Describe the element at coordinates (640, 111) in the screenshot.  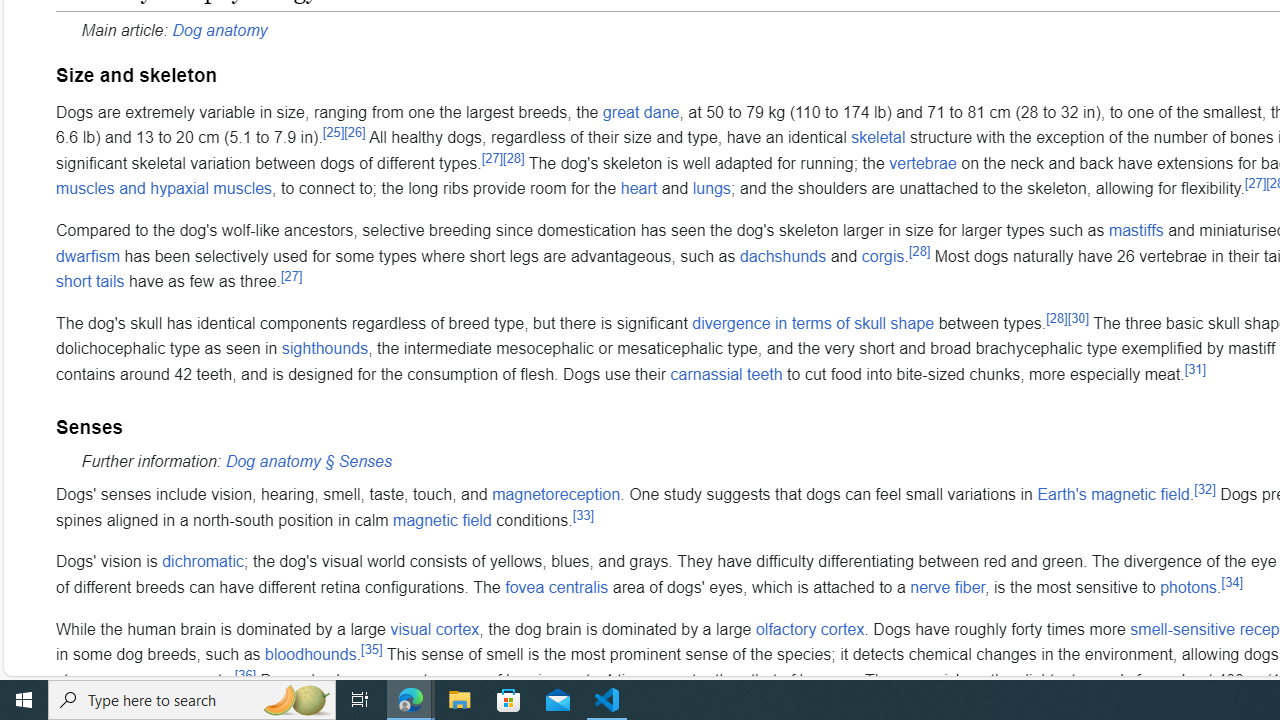
I see `'great dane'` at that location.